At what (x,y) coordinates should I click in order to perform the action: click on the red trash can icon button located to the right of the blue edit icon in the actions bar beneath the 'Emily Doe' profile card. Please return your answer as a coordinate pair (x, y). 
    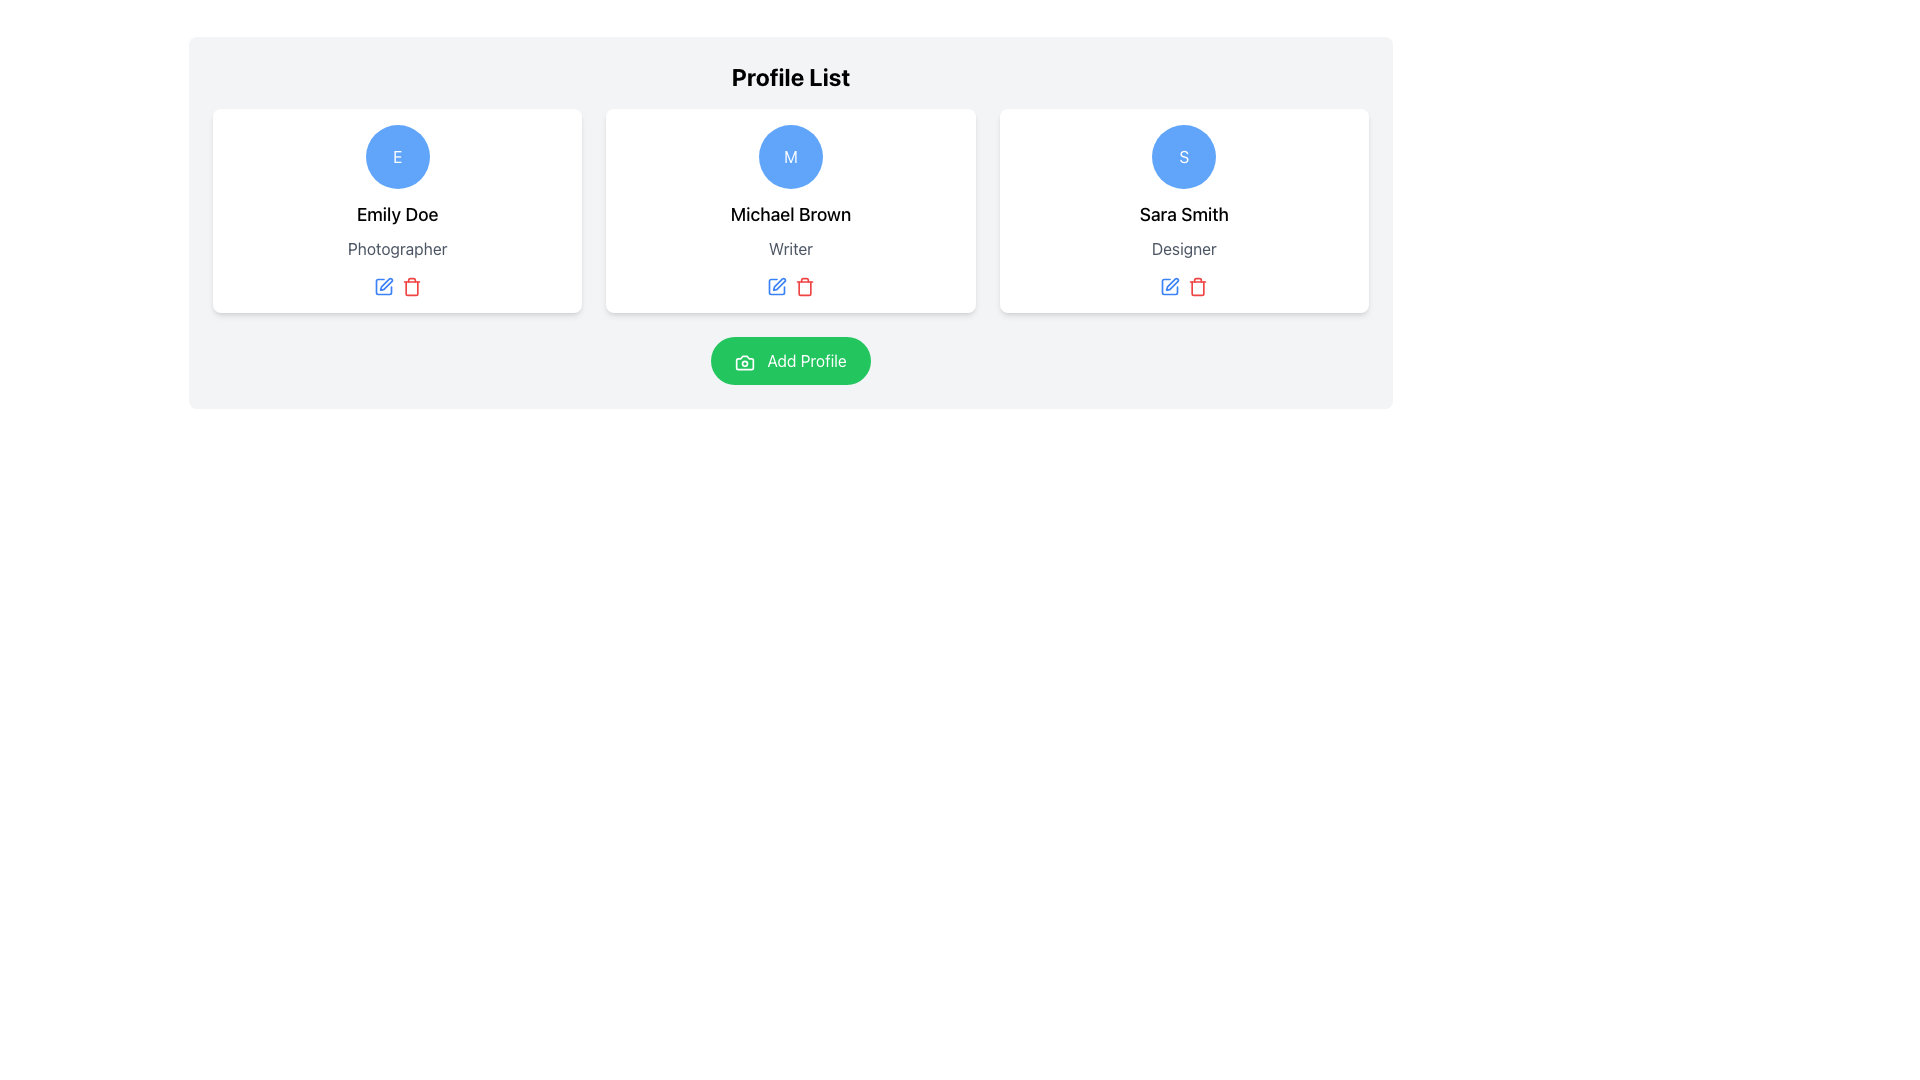
    Looking at the image, I should click on (410, 286).